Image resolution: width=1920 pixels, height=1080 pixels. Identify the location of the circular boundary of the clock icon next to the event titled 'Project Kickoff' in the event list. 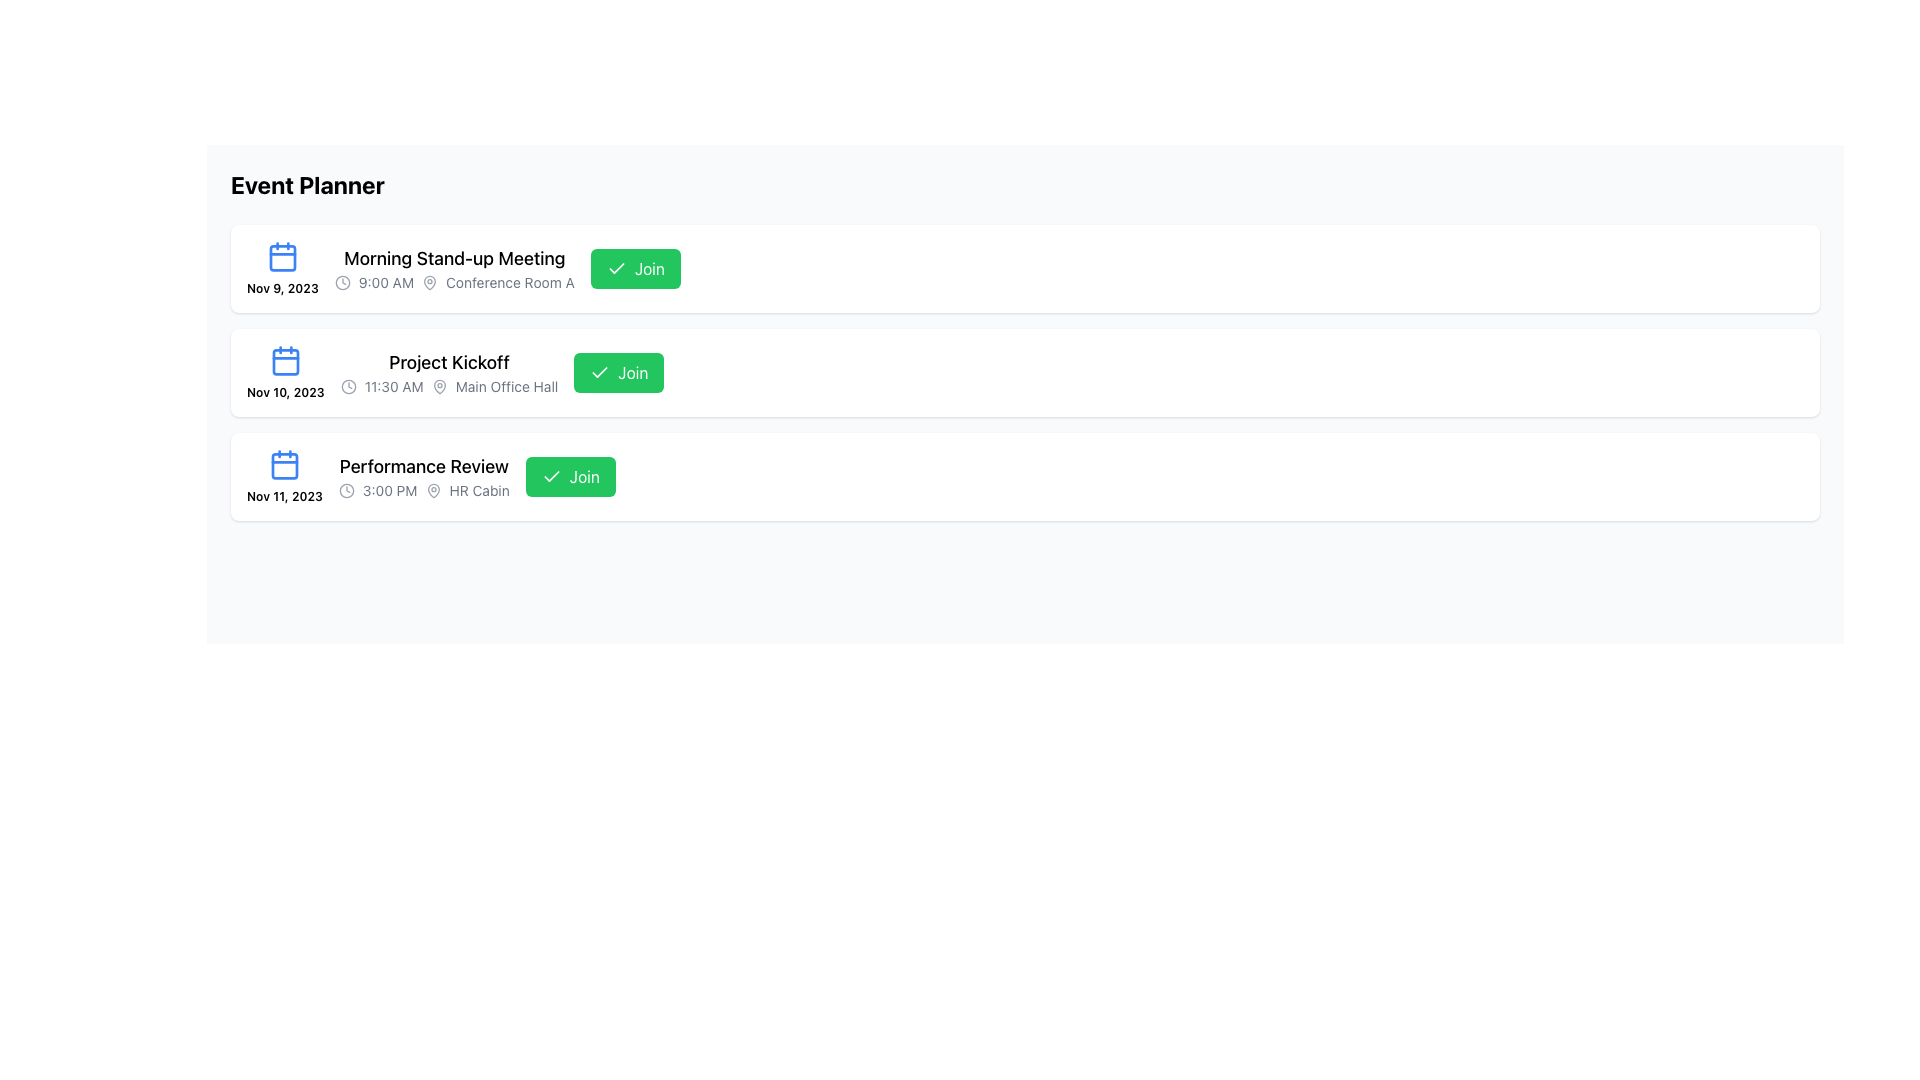
(348, 386).